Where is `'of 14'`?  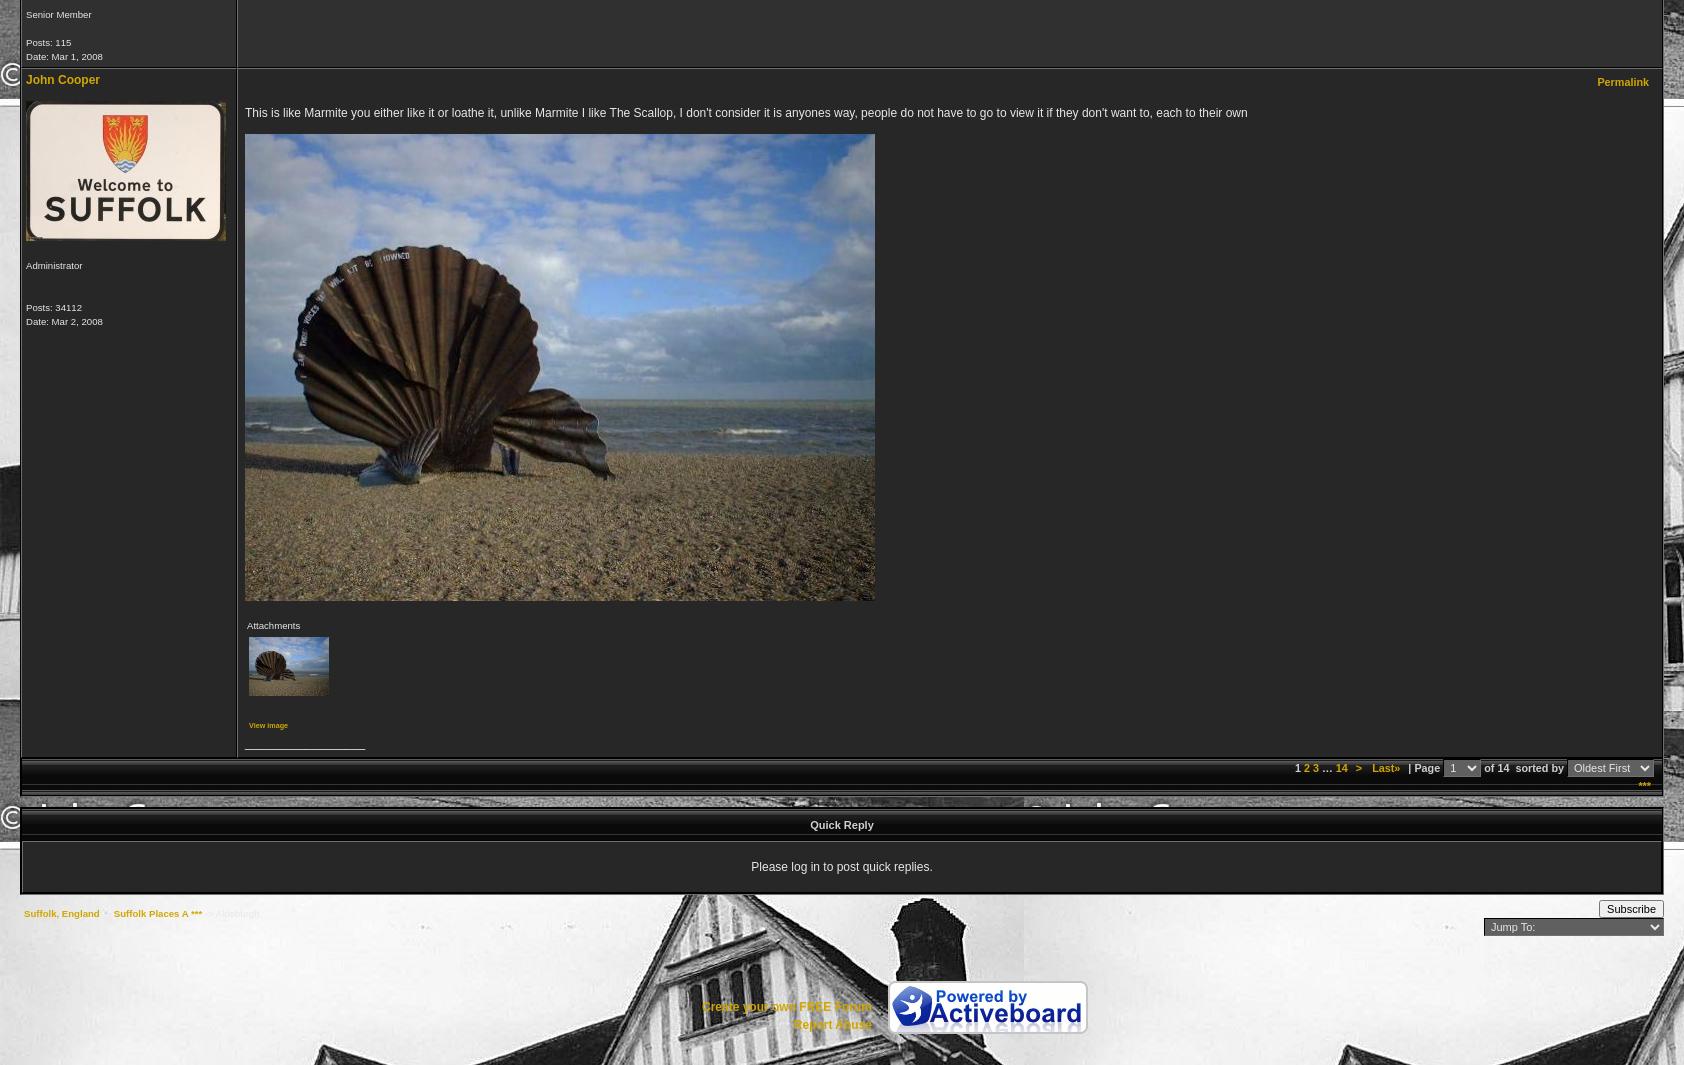 'of 14' is located at coordinates (1496, 767).